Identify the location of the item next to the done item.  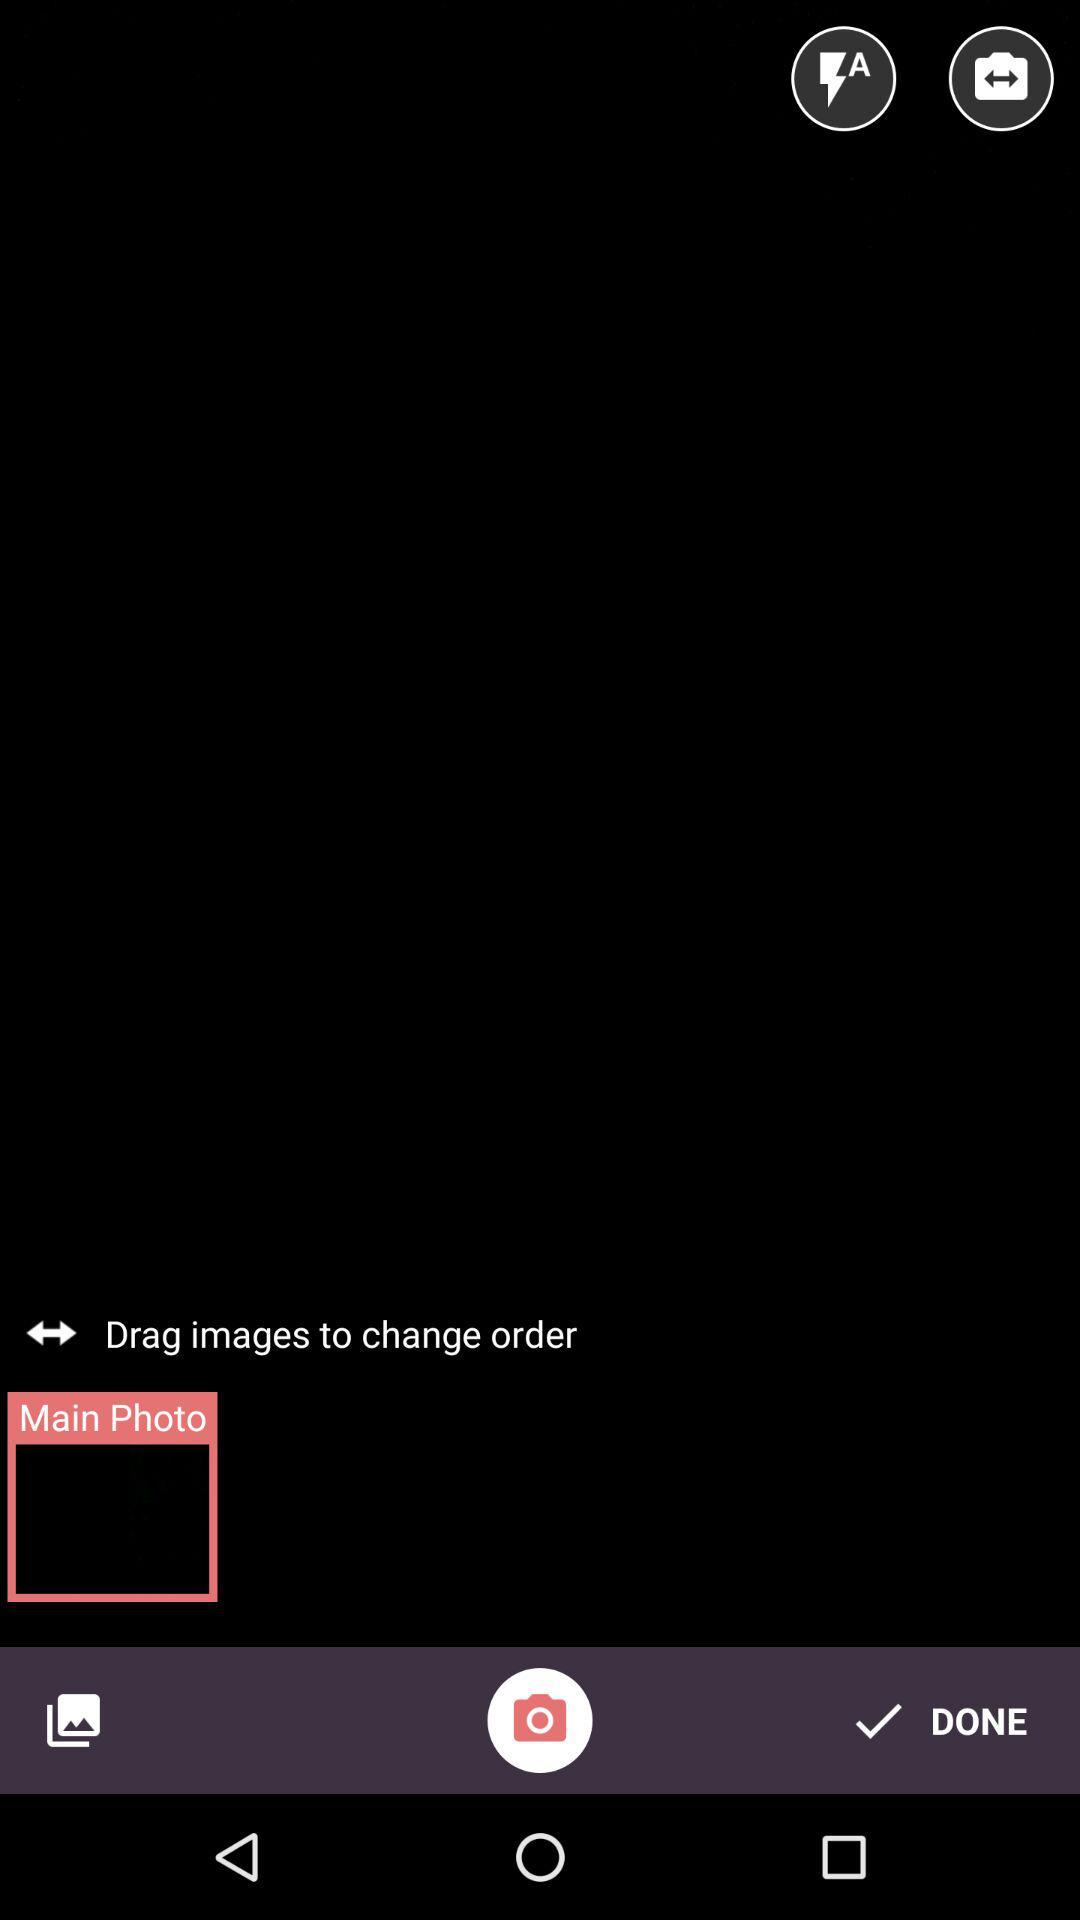
(540, 1719).